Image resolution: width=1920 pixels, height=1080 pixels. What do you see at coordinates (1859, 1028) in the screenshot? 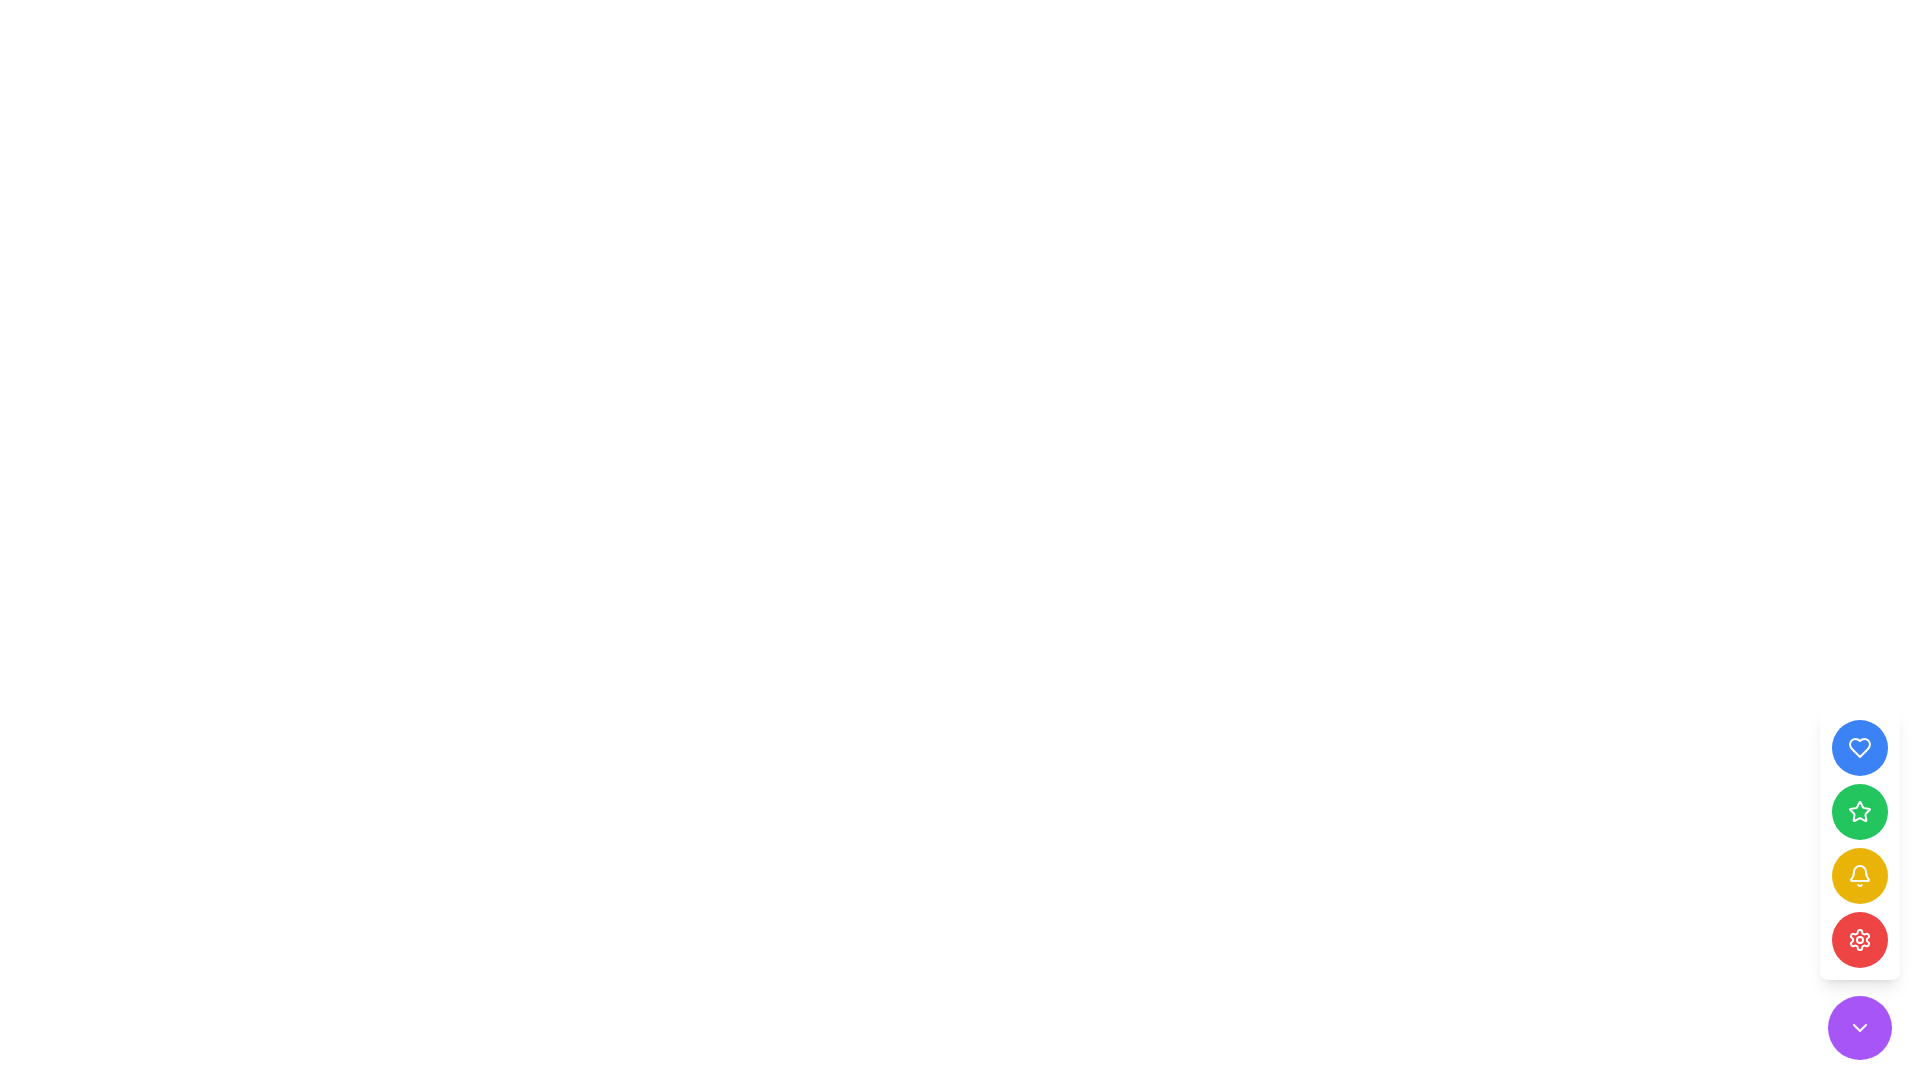
I see `the icon within the purple circular button located at the bottom of the right-aligned vertical toolbar, which serves as an indication of a drop-down or collapsible action` at bounding box center [1859, 1028].